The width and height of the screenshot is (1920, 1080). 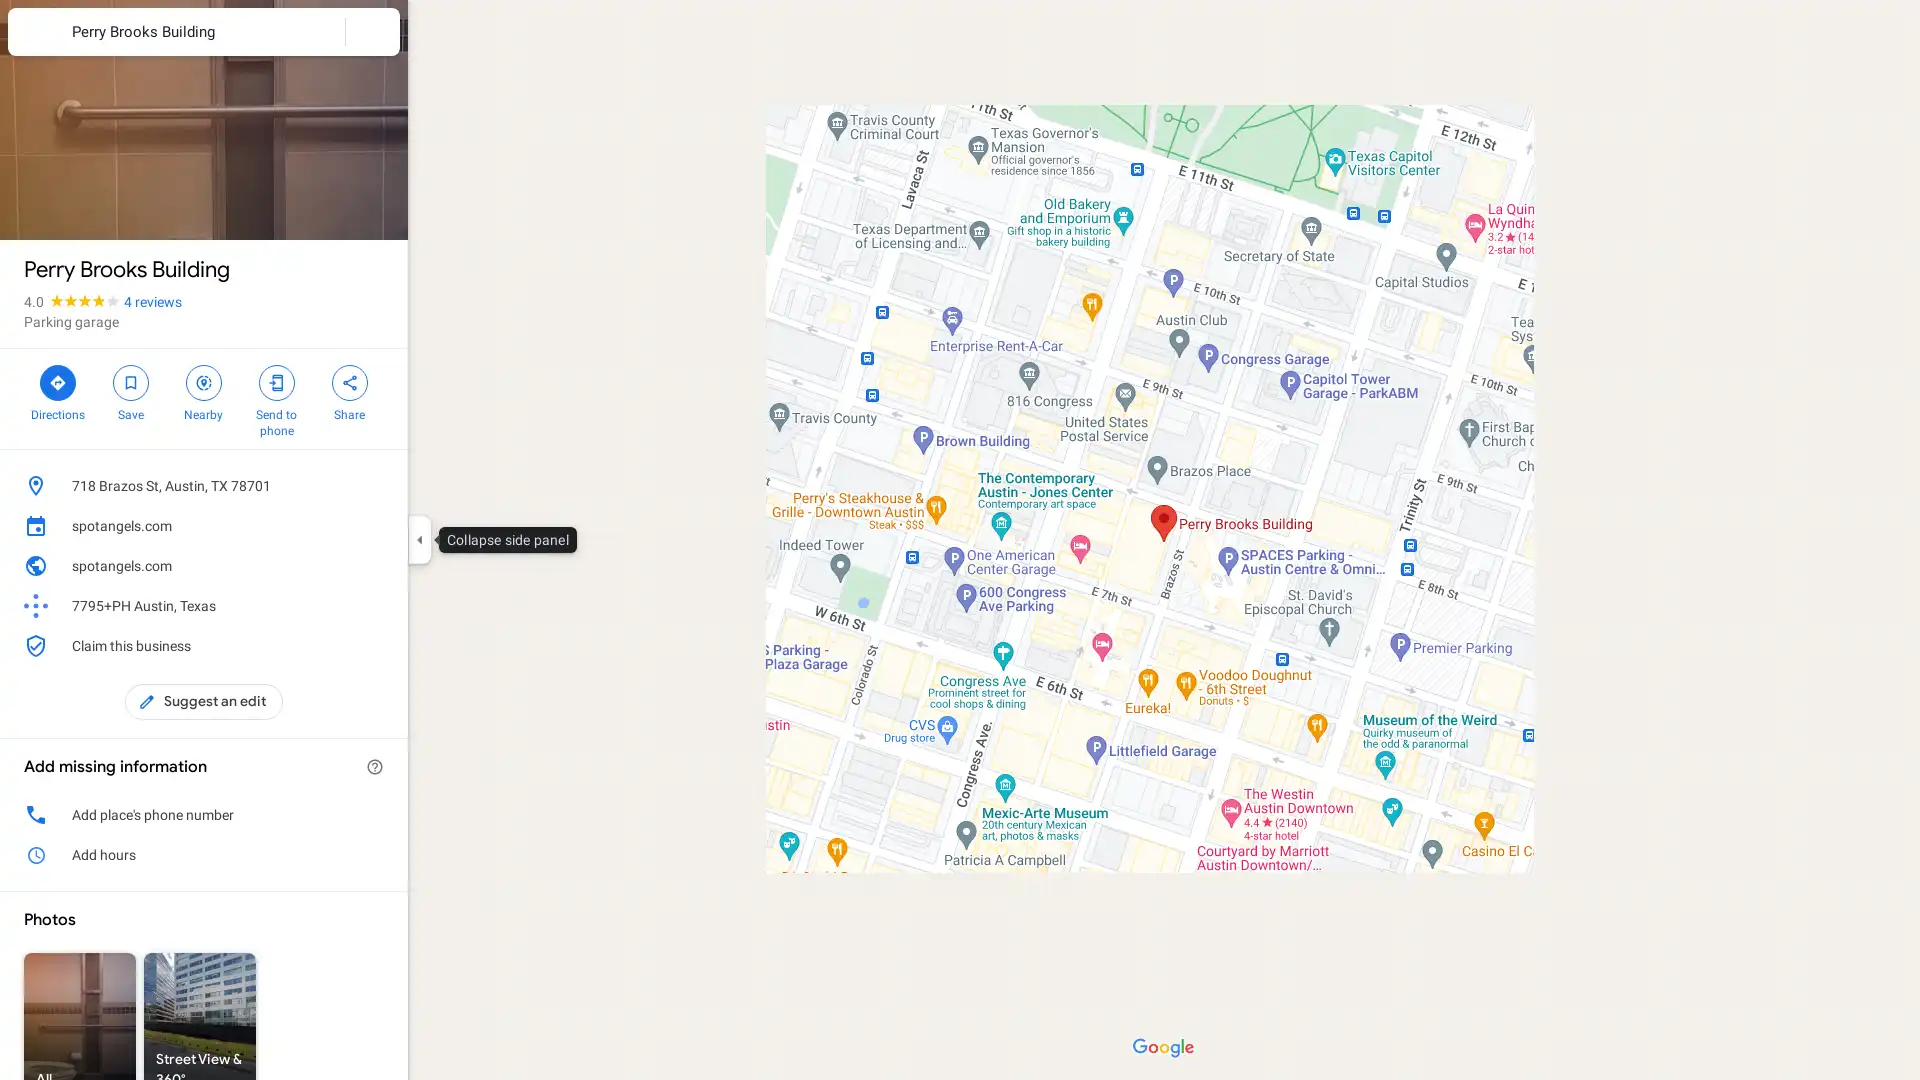 What do you see at coordinates (418, 540) in the screenshot?
I see `Collapse side panel` at bounding box center [418, 540].